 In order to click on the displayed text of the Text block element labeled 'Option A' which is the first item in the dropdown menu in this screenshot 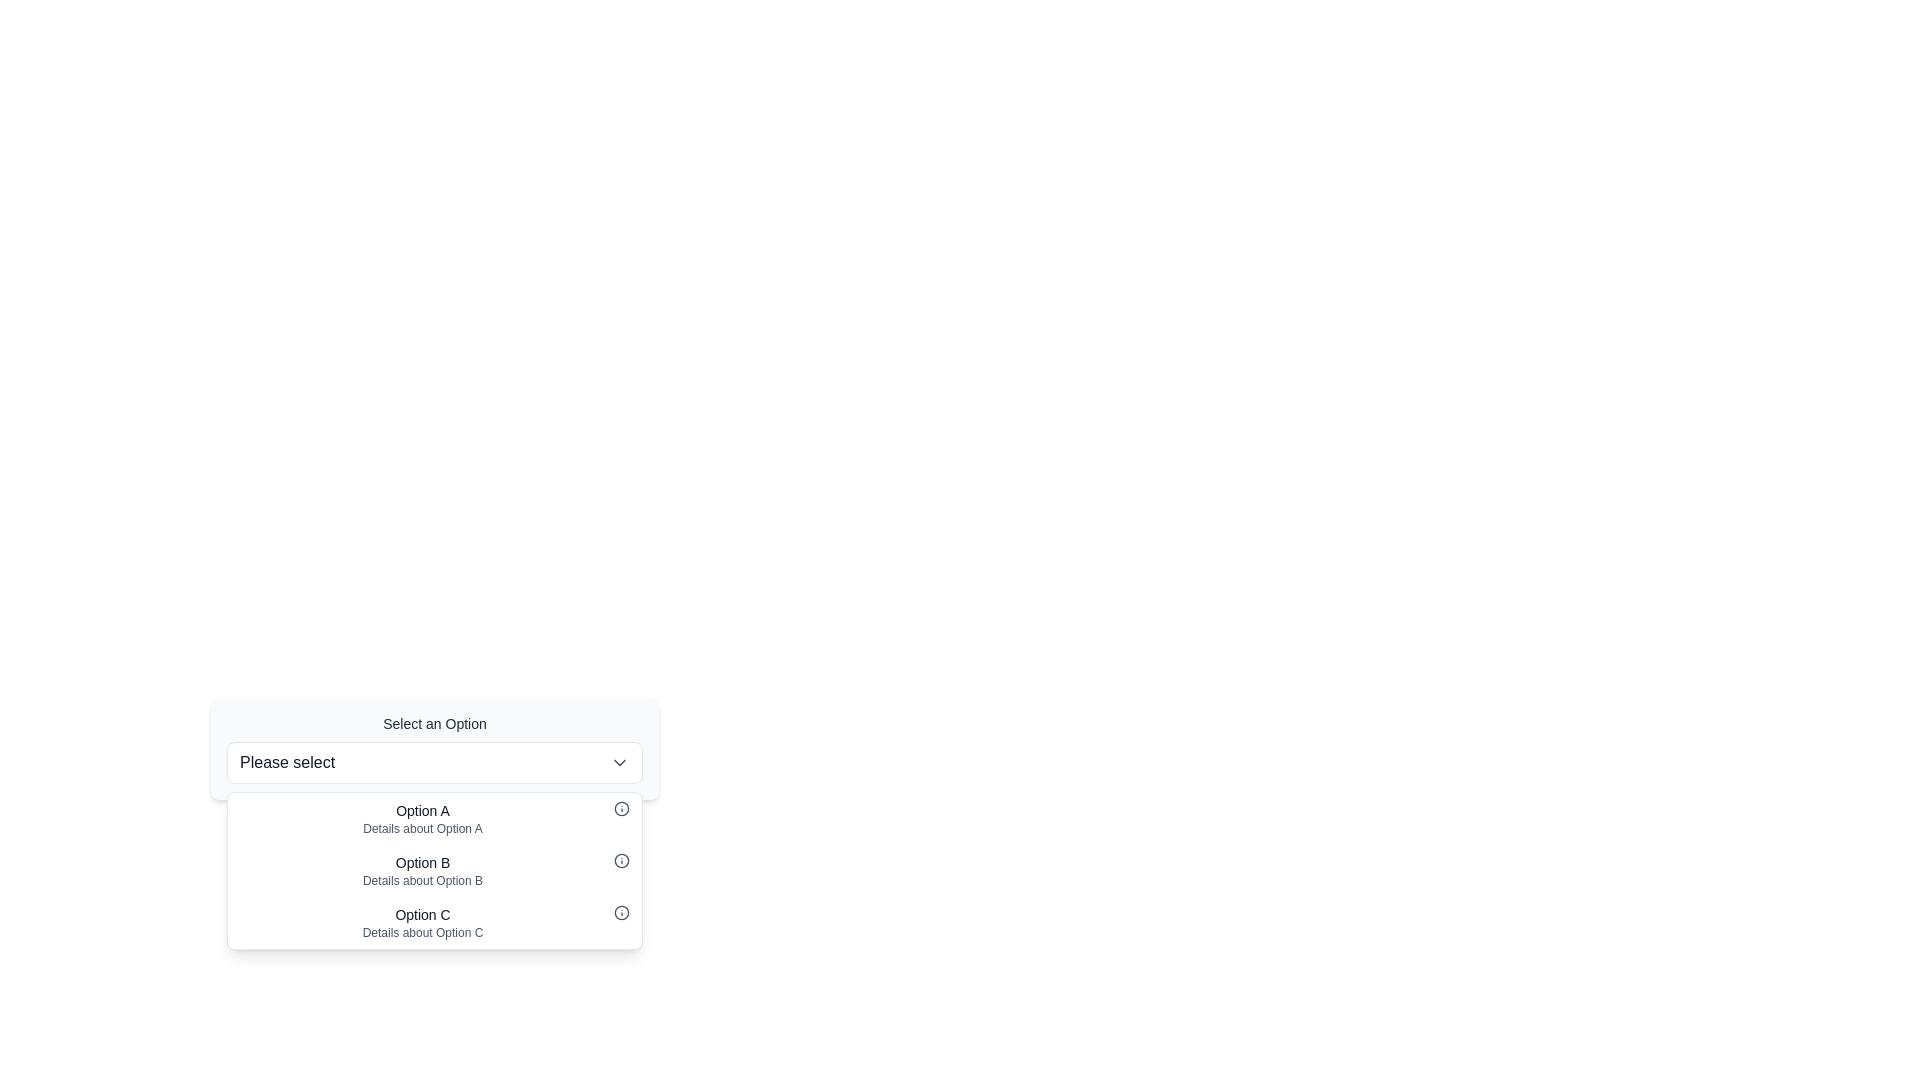, I will do `click(421, 818)`.